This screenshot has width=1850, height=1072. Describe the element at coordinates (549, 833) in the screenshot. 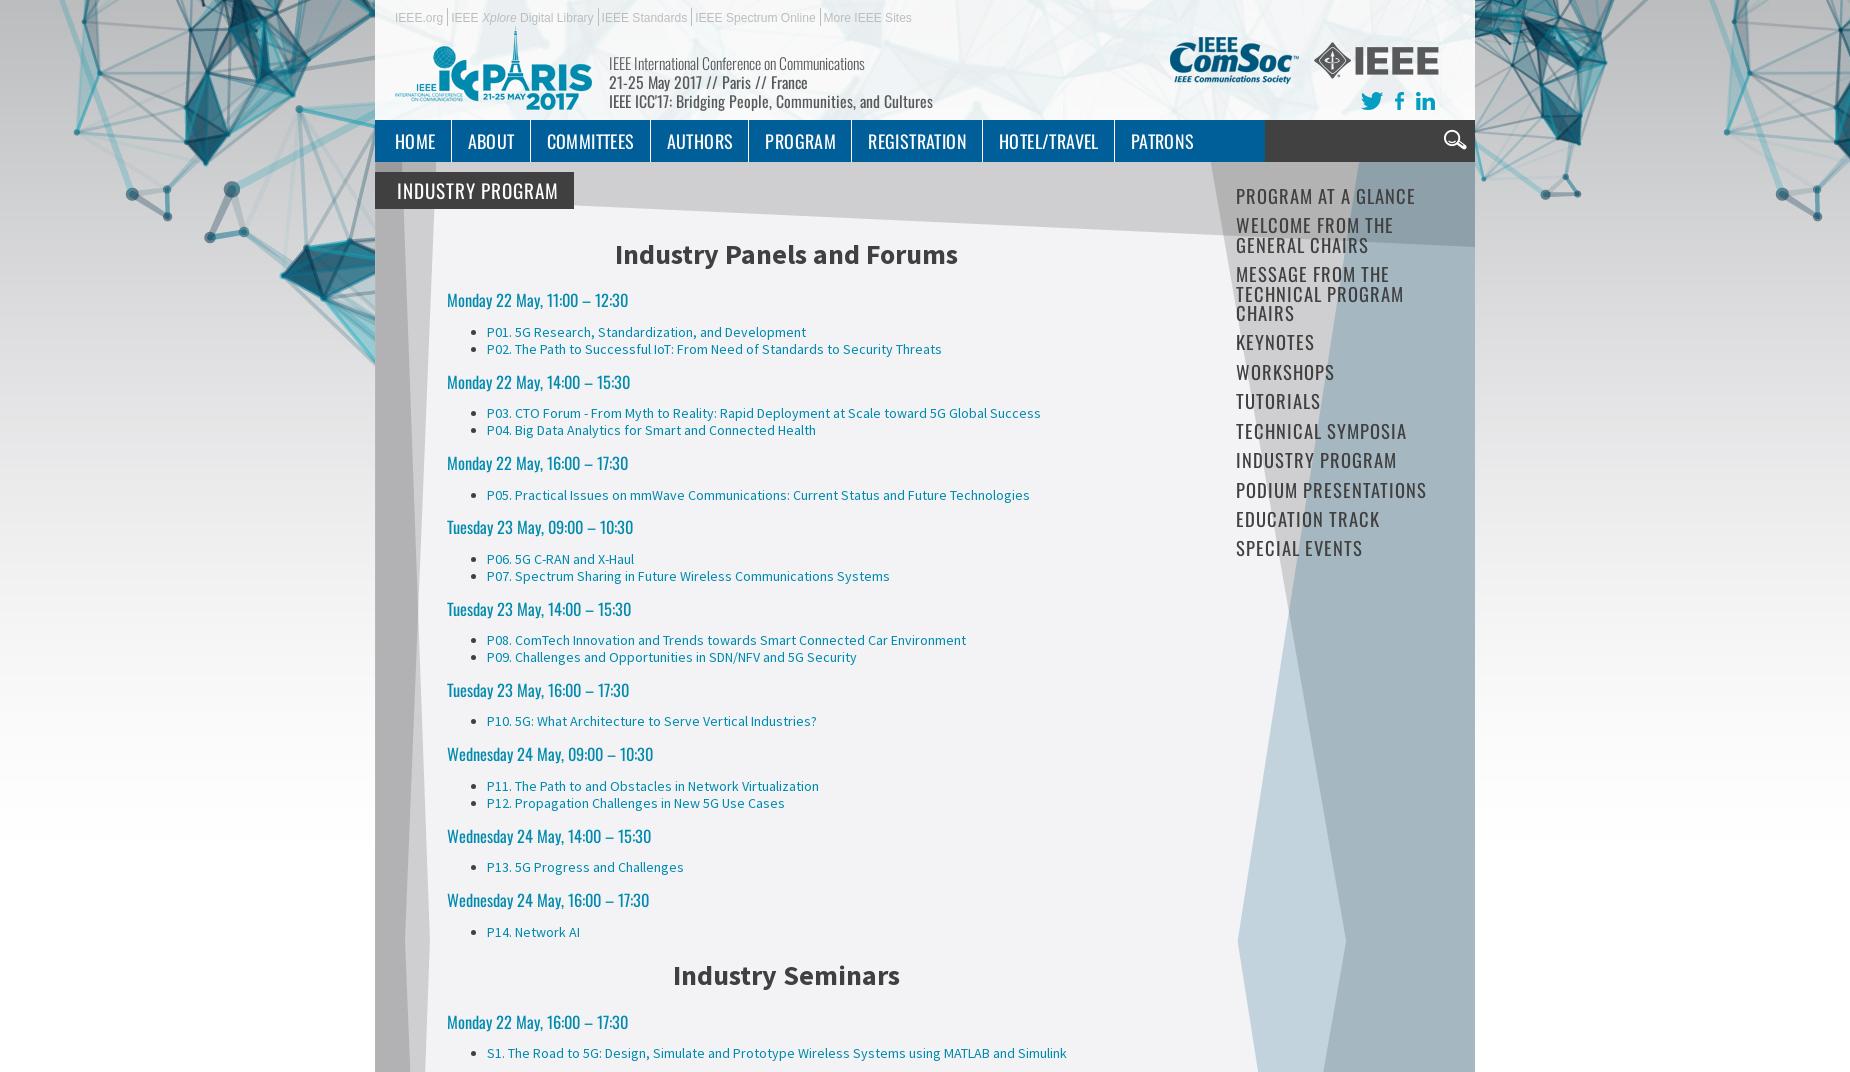

I see `'Wednesday 24 May, 14:00 – 15:30'` at that location.